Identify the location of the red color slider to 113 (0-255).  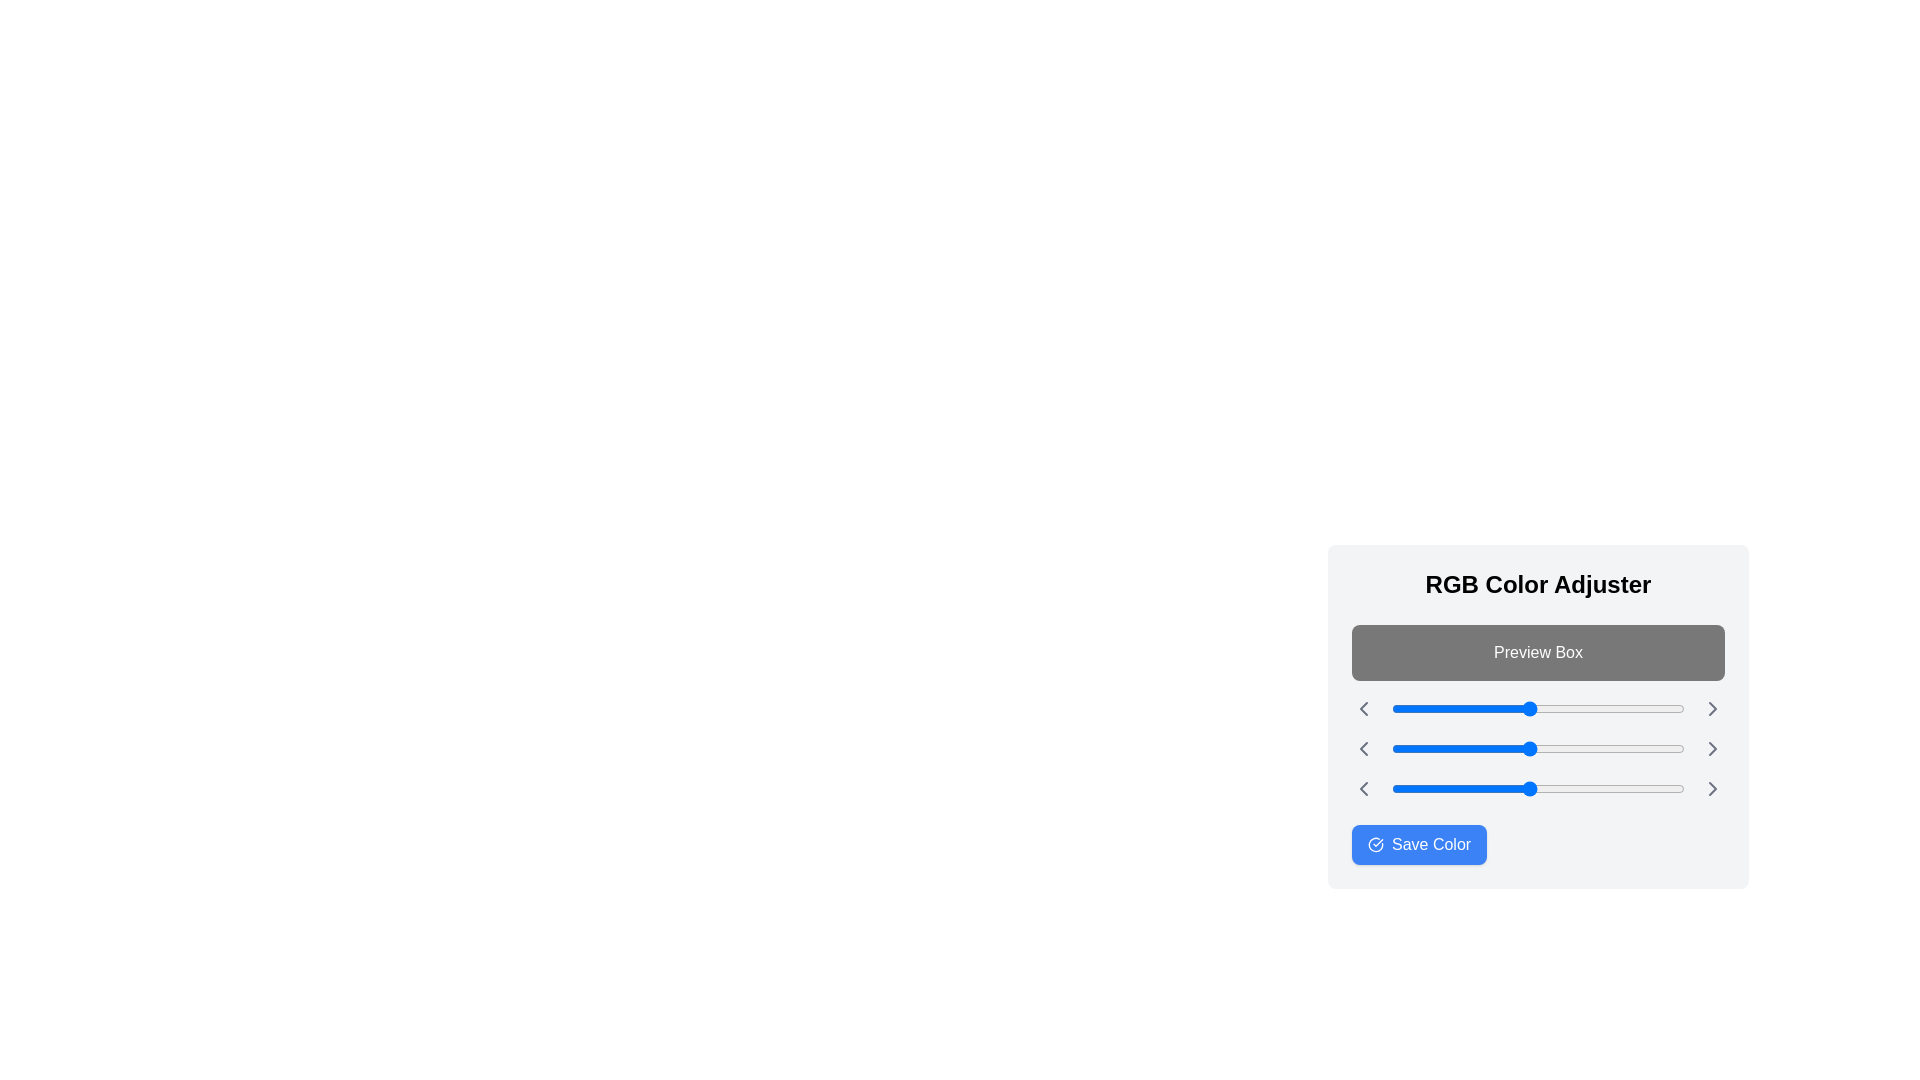
(1520, 708).